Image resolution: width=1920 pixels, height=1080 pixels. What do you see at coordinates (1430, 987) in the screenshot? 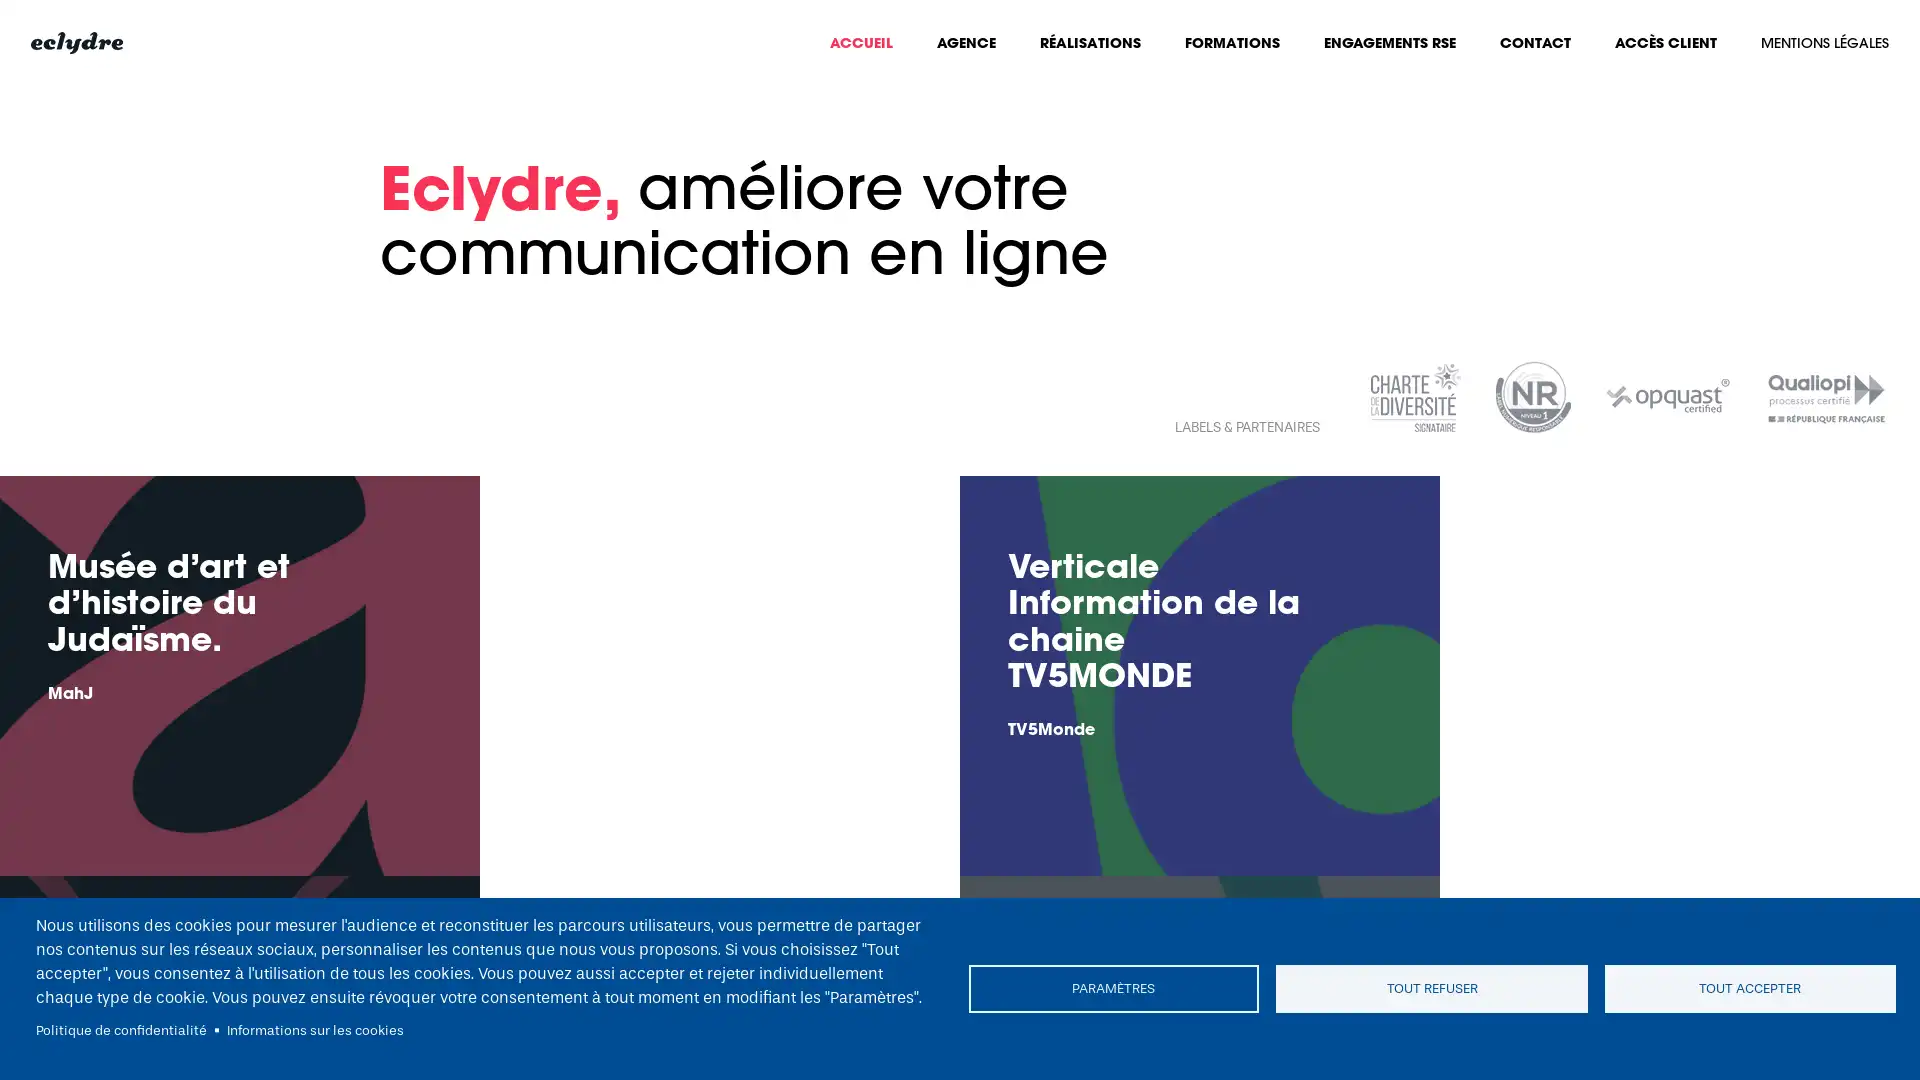
I see `TOUT REFUSER` at bounding box center [1430, 987].